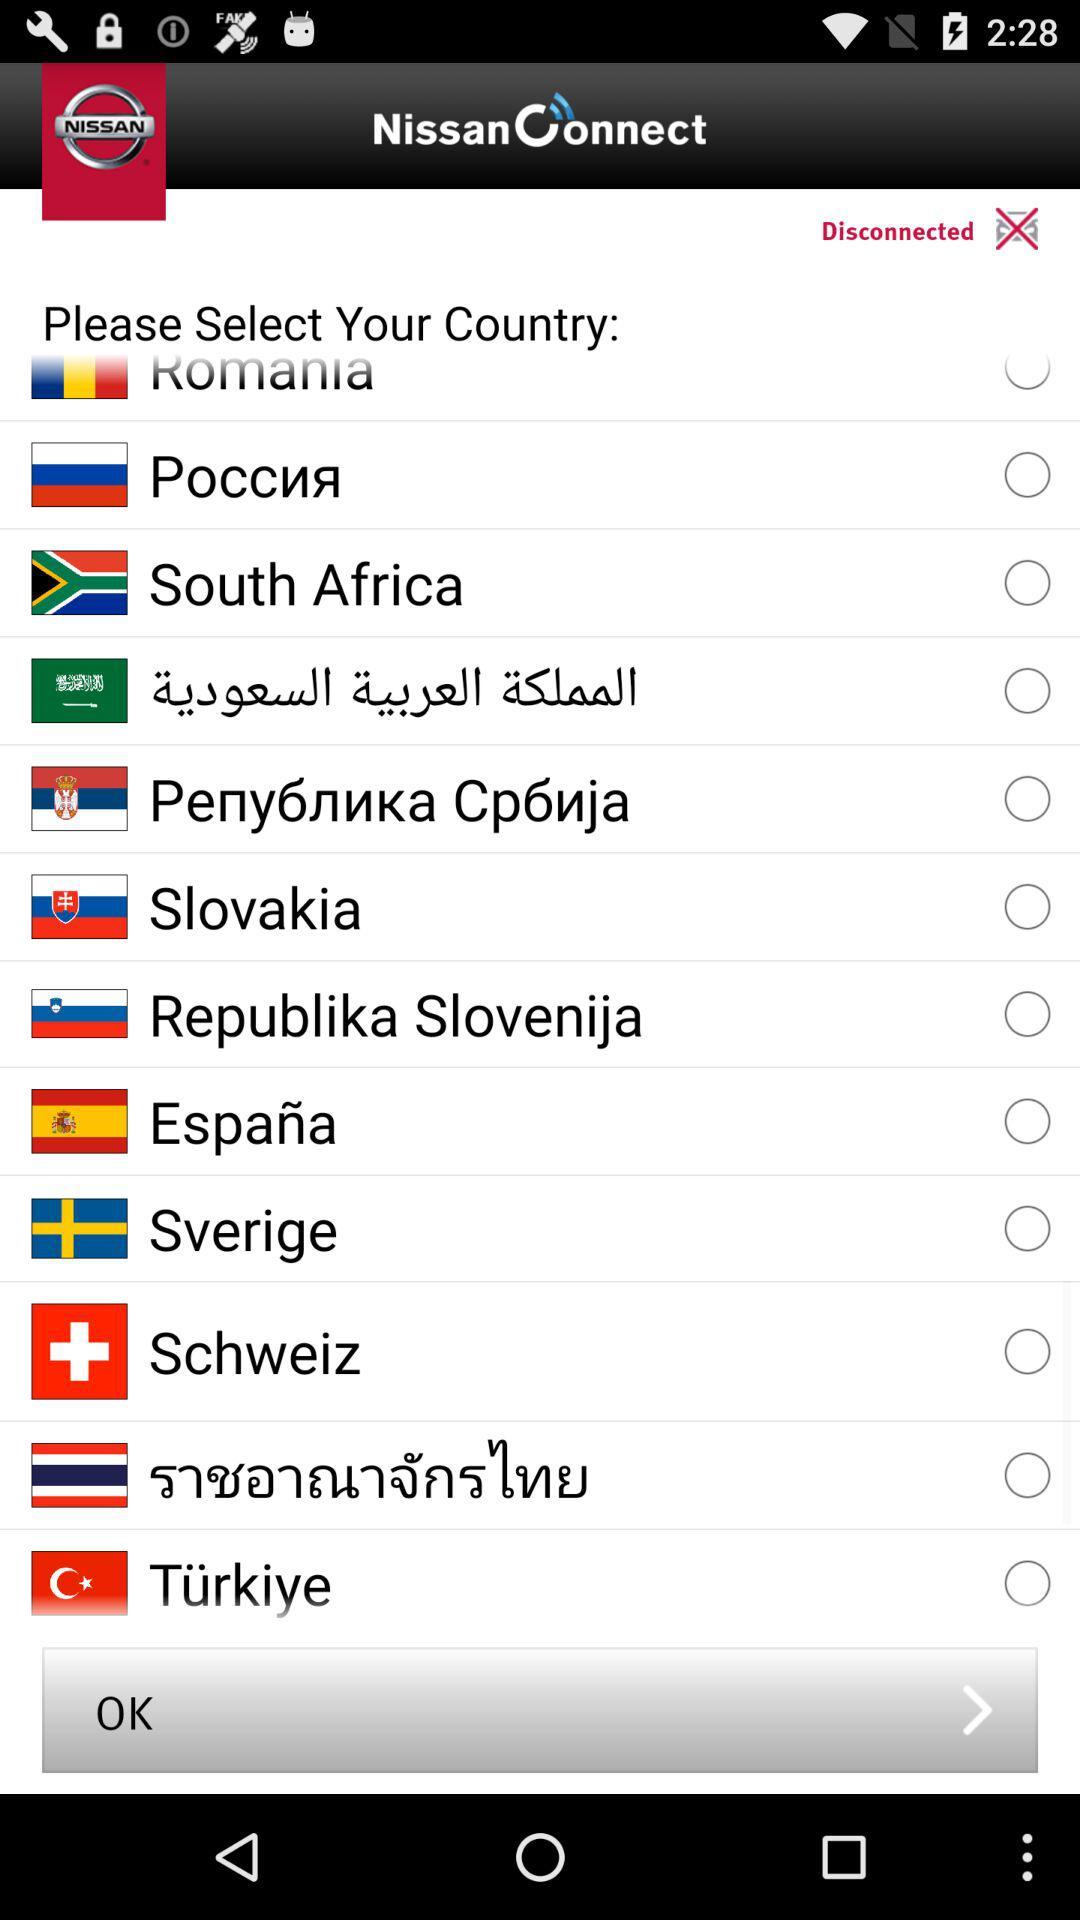 The width and height of the screenshot is (1080, 1920). I want to click on item above ok button, so click(567, 1581).